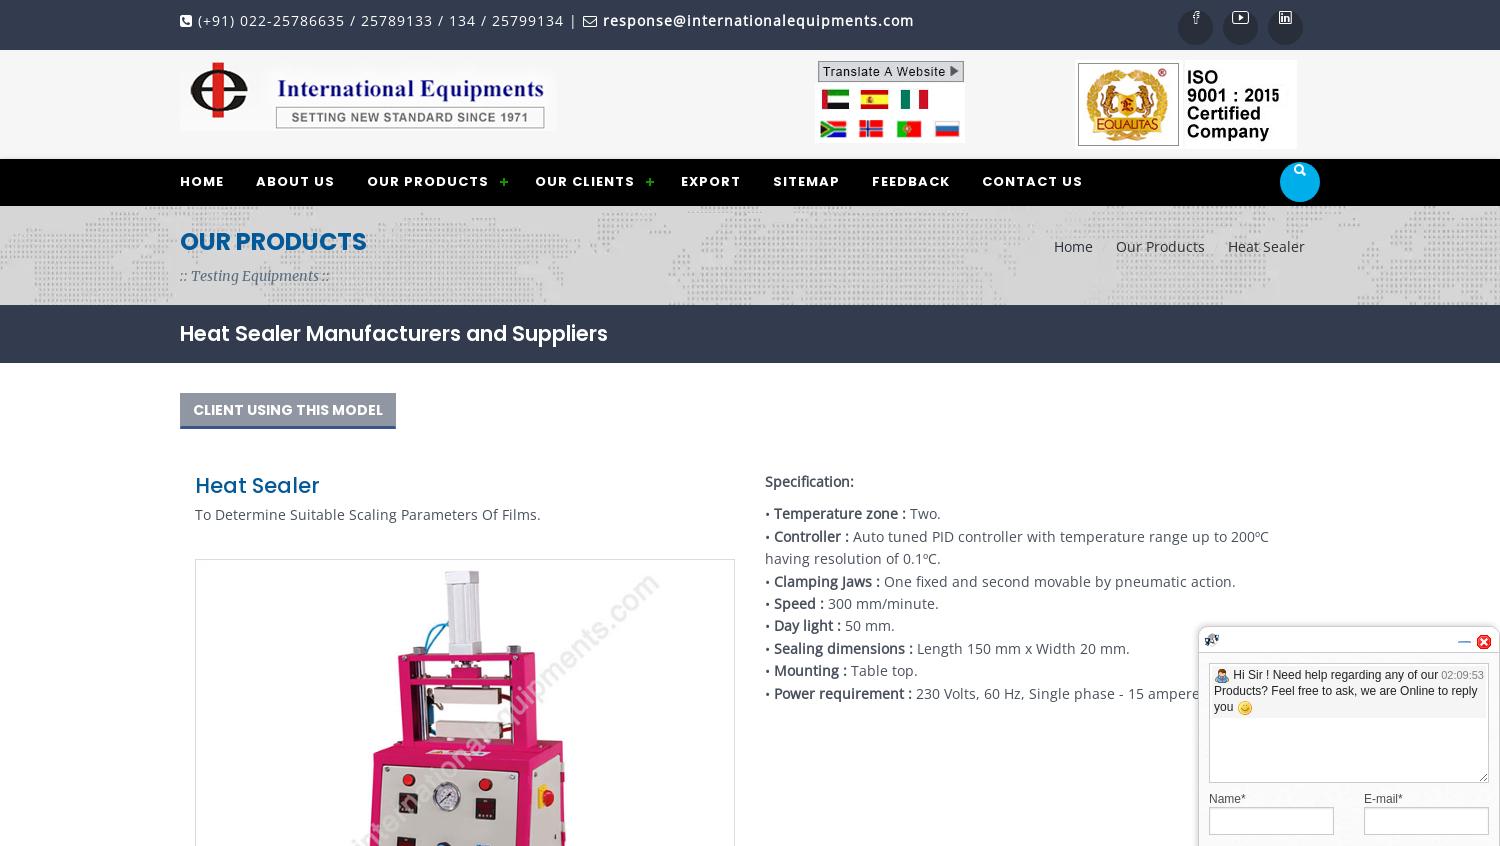  Describe the element at coordinates (255, 275) in the screenshot. I see `':: Testing Equipments ::'` at that location.